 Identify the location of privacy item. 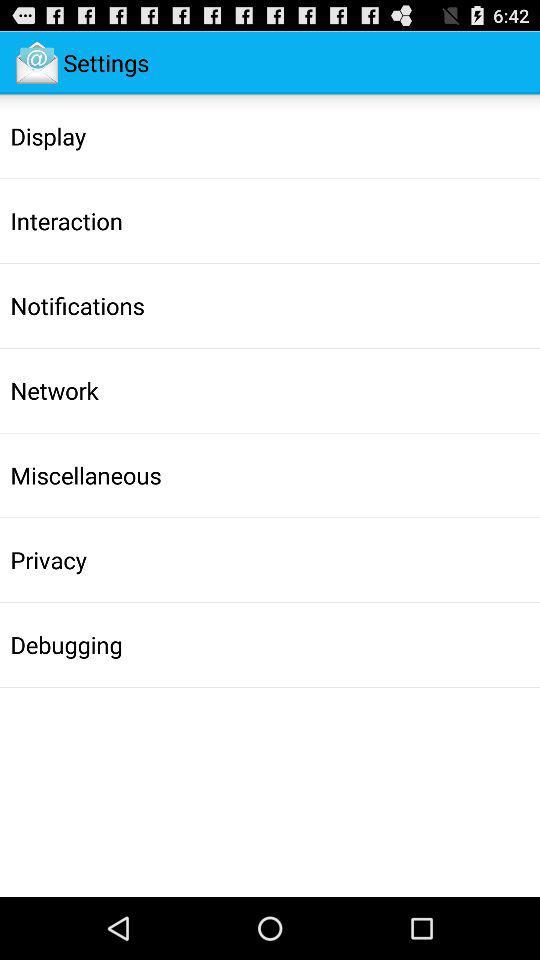
(48, 560).